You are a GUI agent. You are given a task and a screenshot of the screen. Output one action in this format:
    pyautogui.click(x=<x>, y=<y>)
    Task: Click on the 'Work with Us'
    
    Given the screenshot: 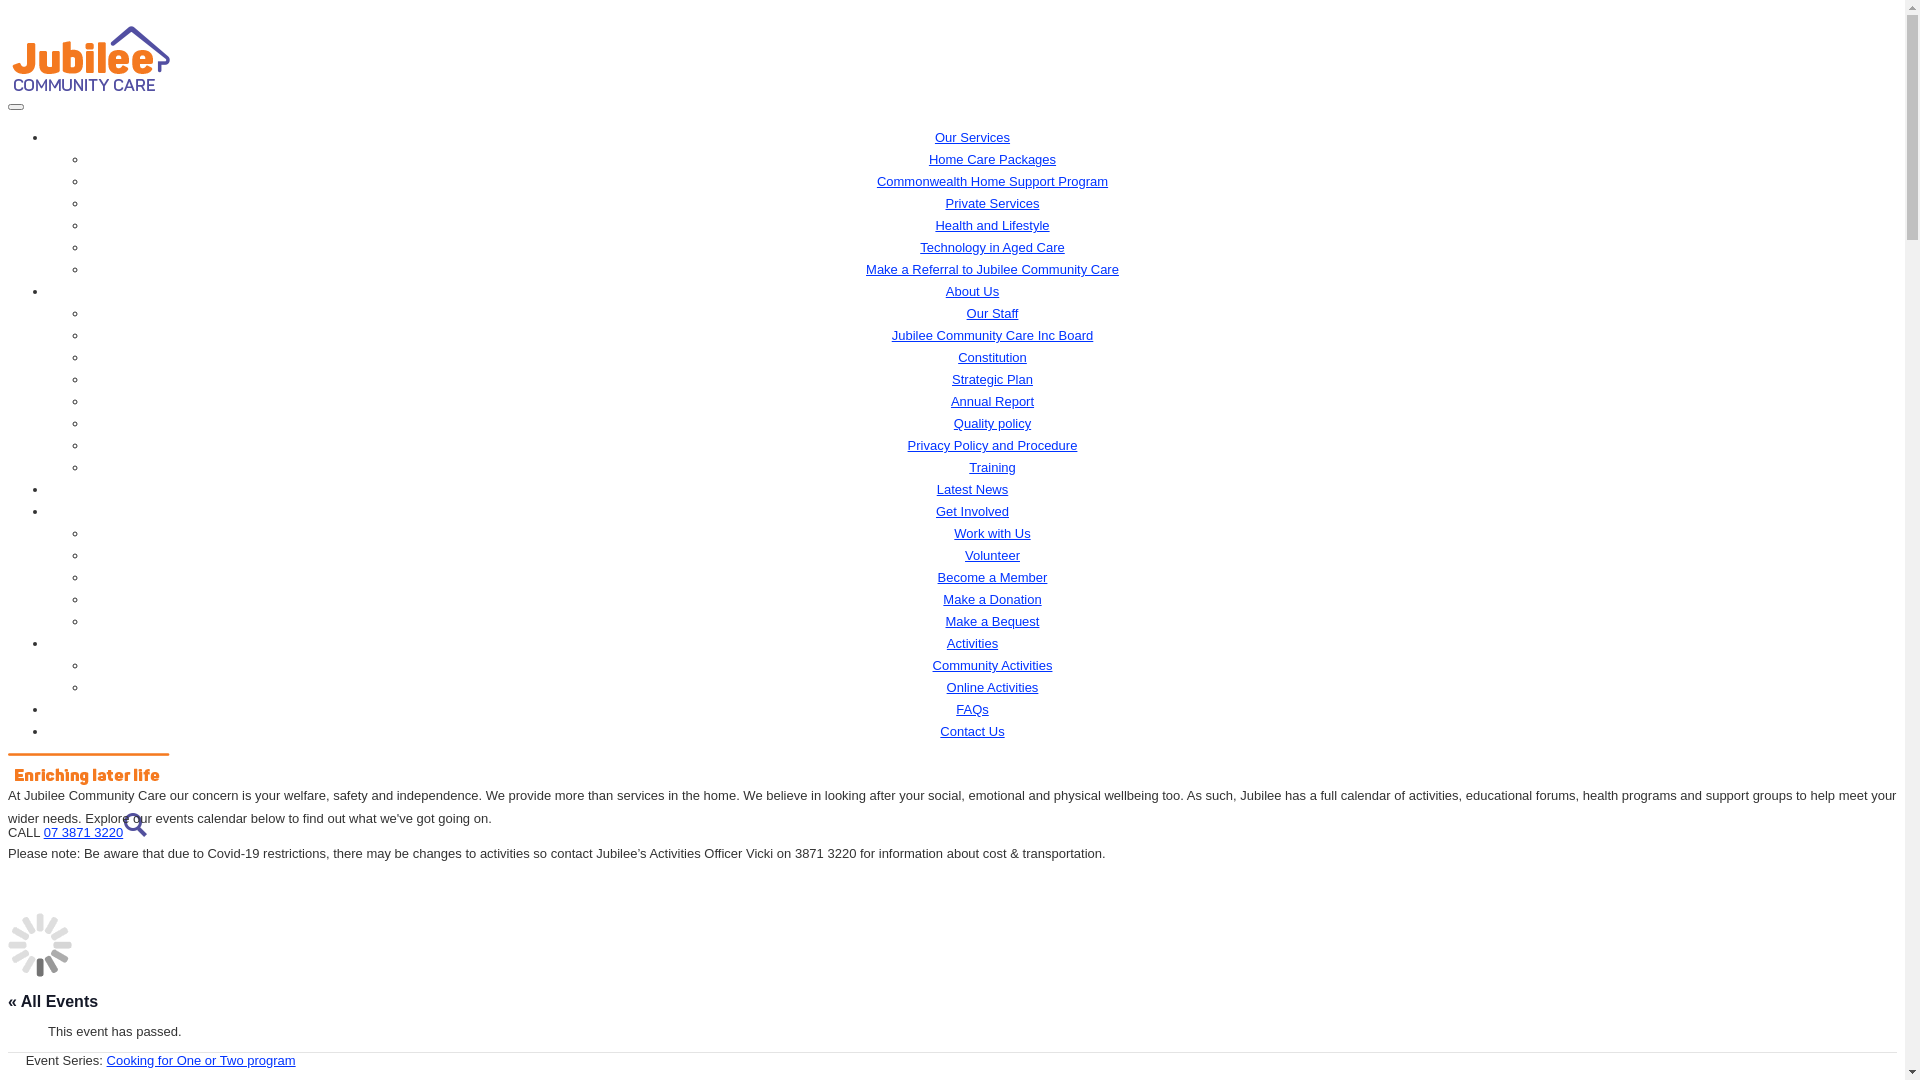 What is the action you would take?
    pyautogui.click(x=992, y=532)
    